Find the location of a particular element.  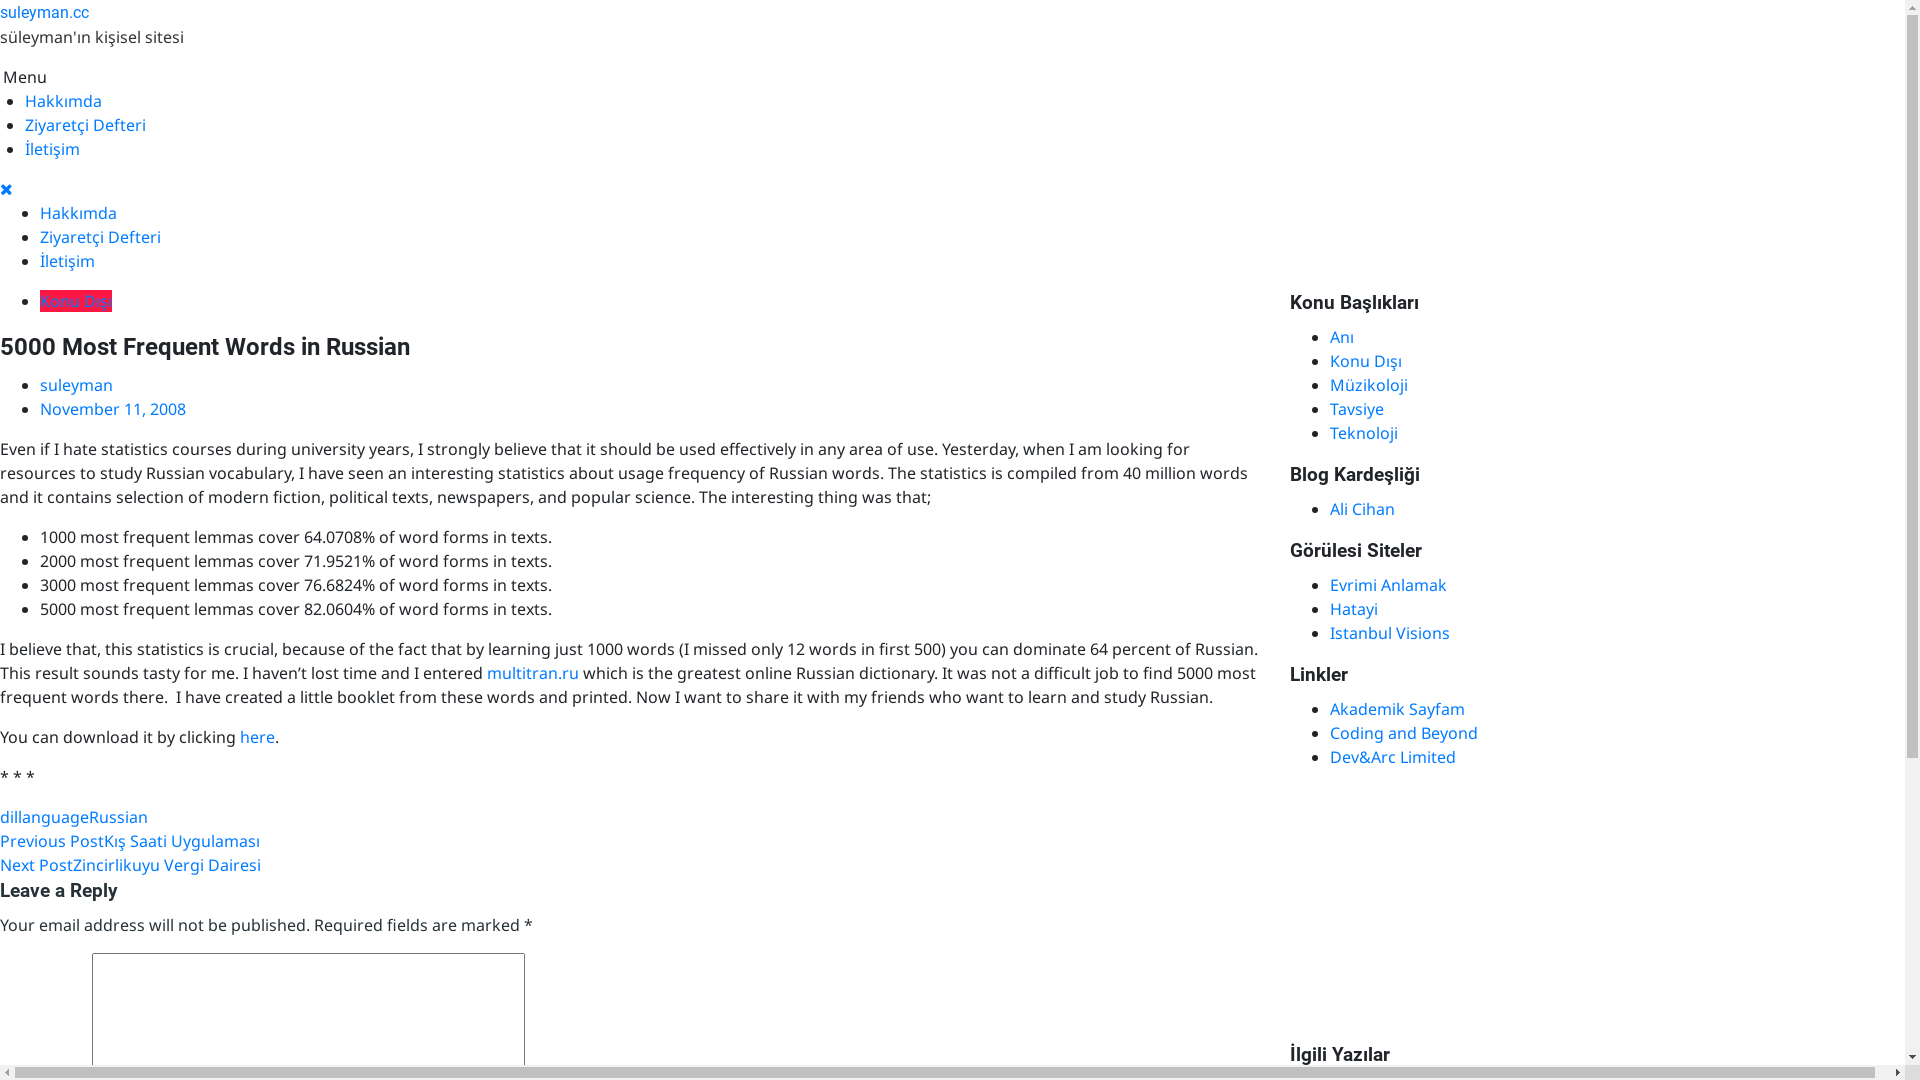

'Evrimi Anlamak' is located at coordinates (1387, 585).